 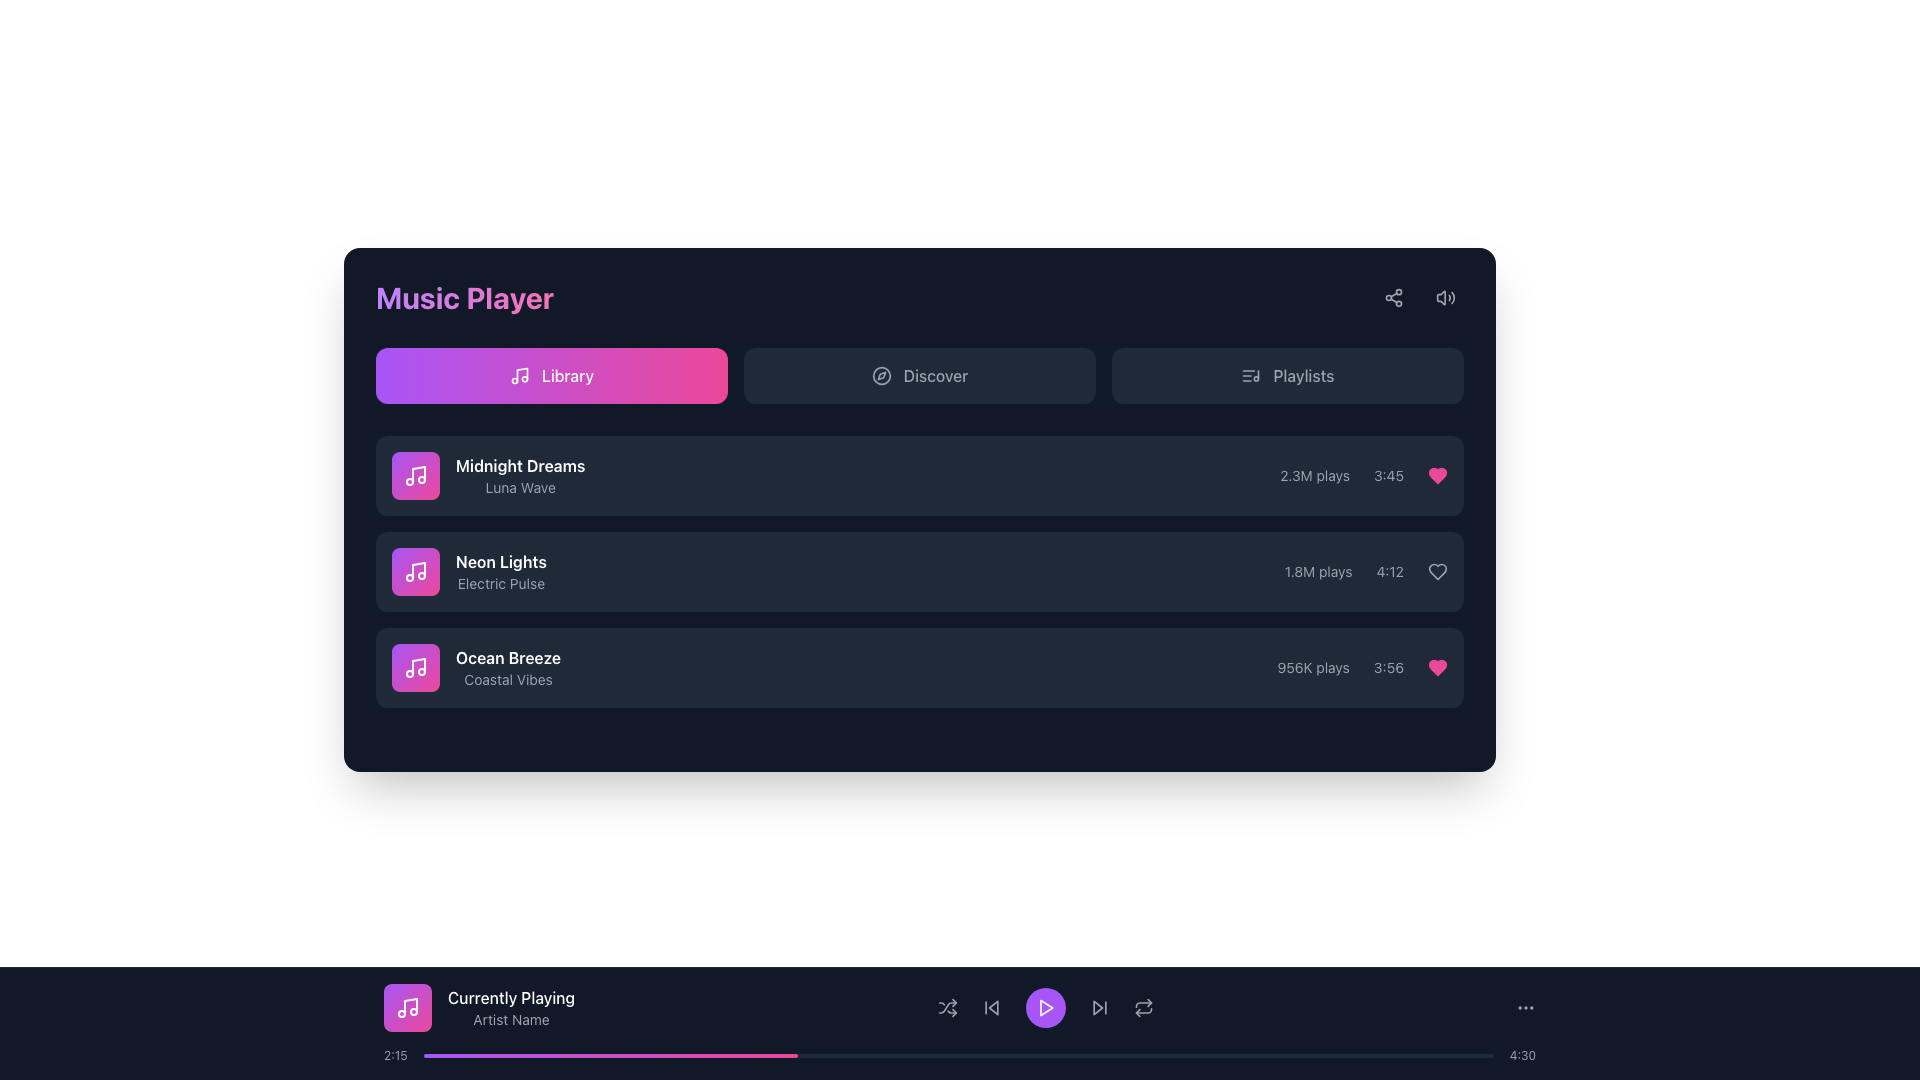 I want to click on the text label providing additional descriptive information associated with the main title 'Ocean Breeze' in the music player interface, so click(x=508, y=678).